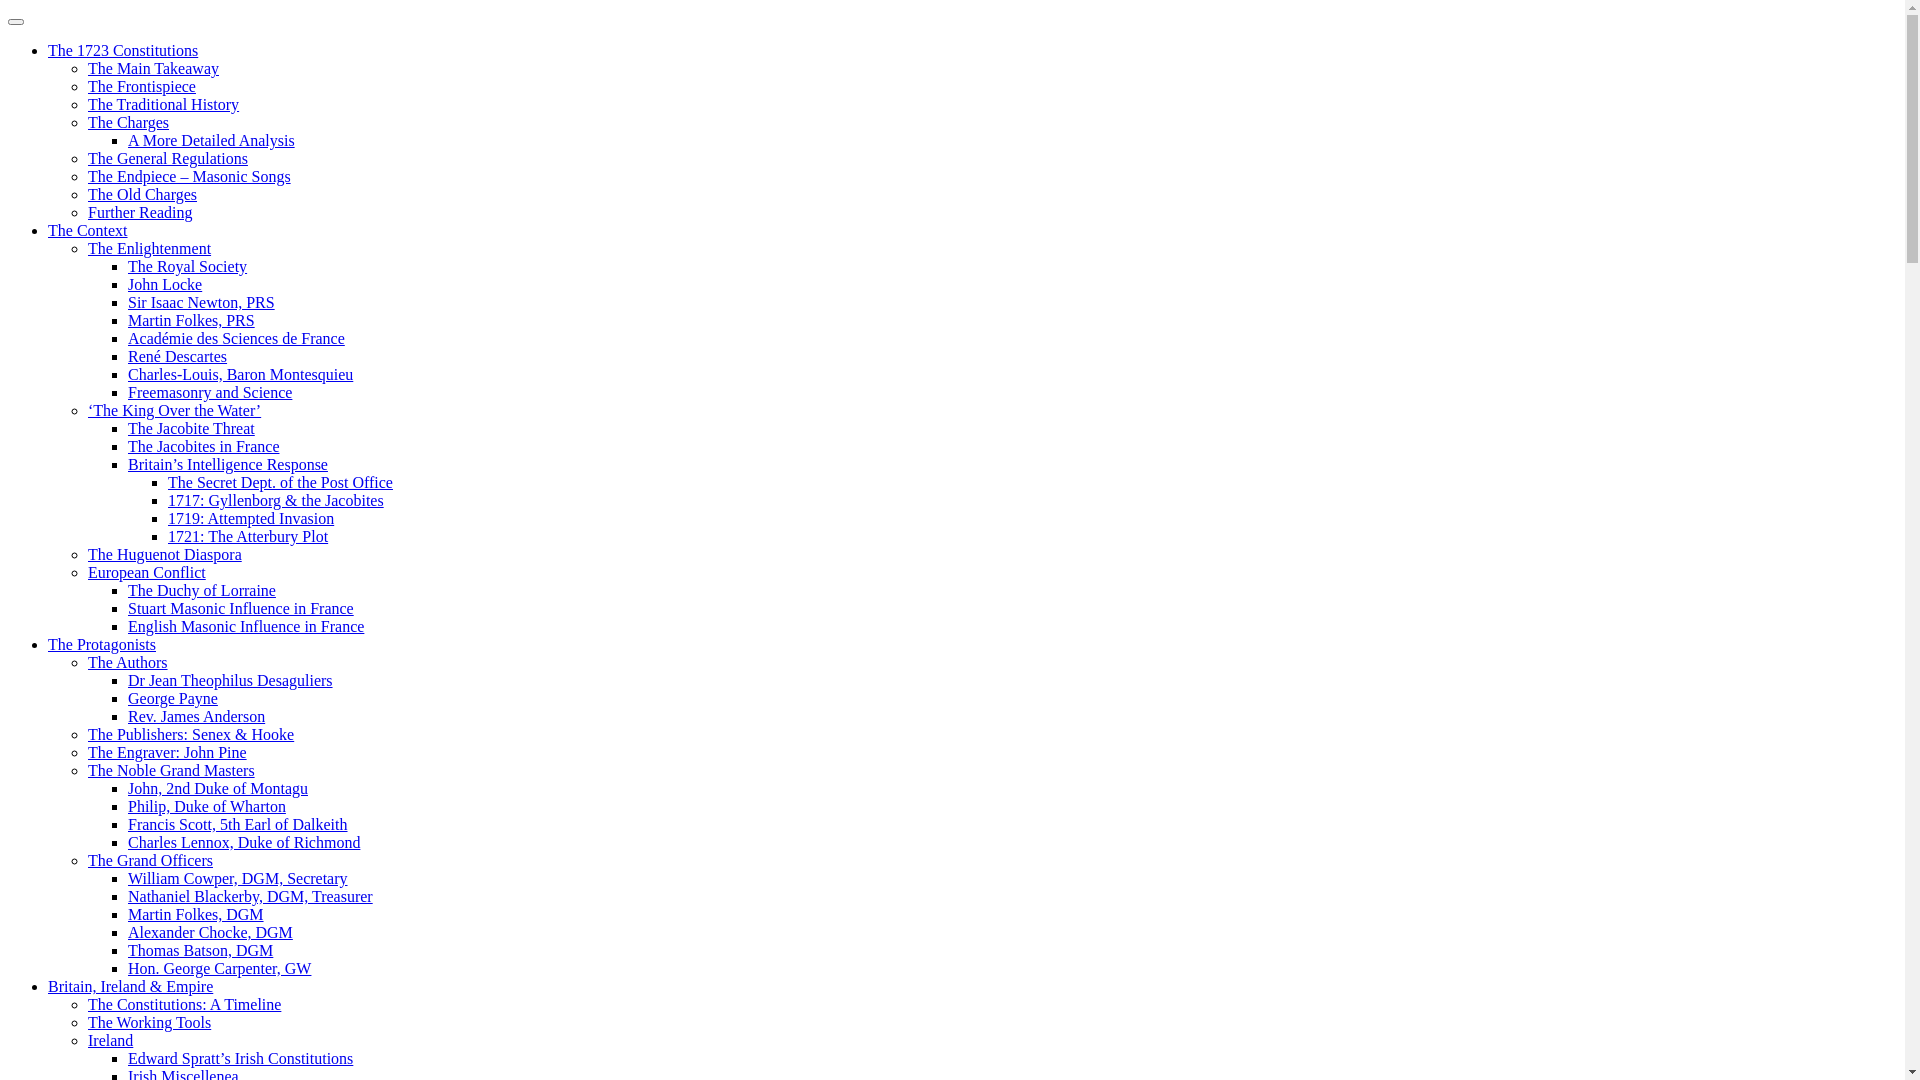 Image resolution: width=1920 pixels, height=1080 pixels. I want to click on '1721: The Atterbury Plot', so click(168, 535).